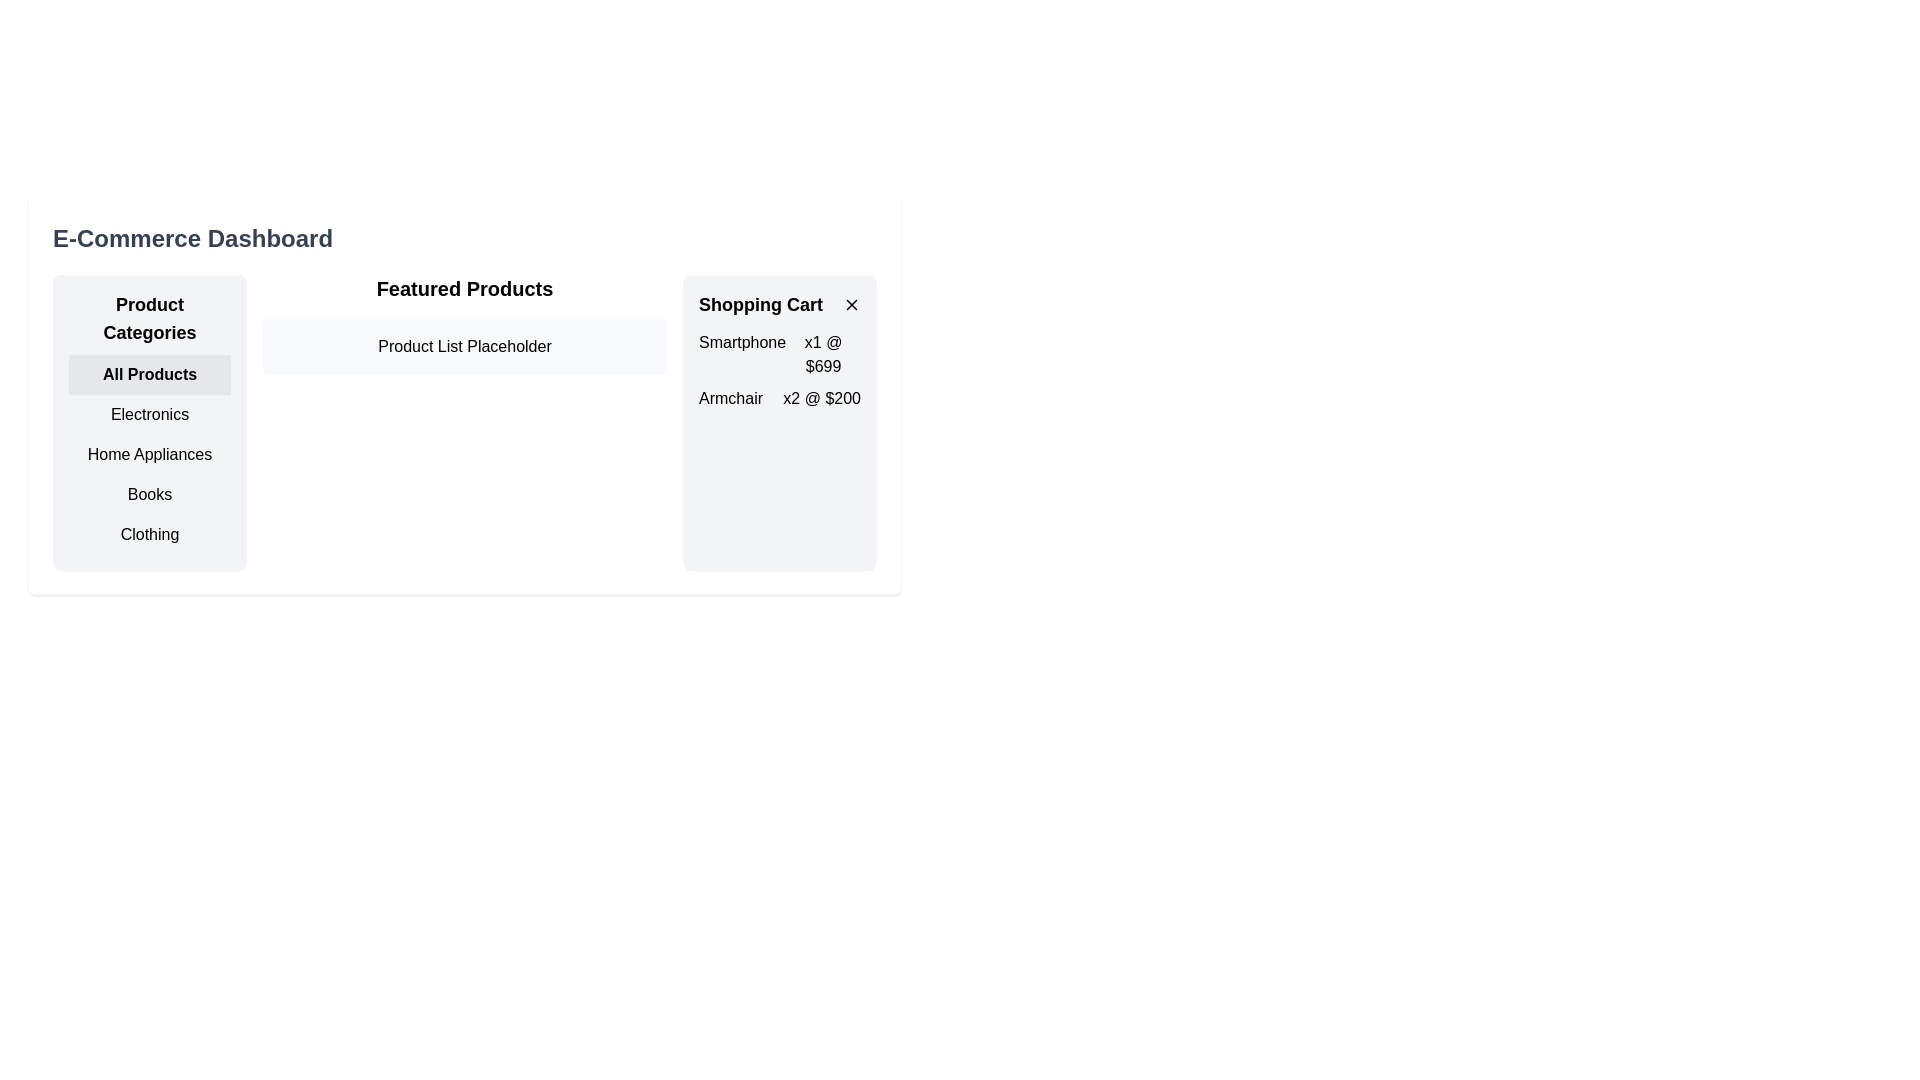 The image size is (1920, 1080). I want to click on the static text display for the shopping cart item 'Armchair x2 @ $200', so click(778, 398).